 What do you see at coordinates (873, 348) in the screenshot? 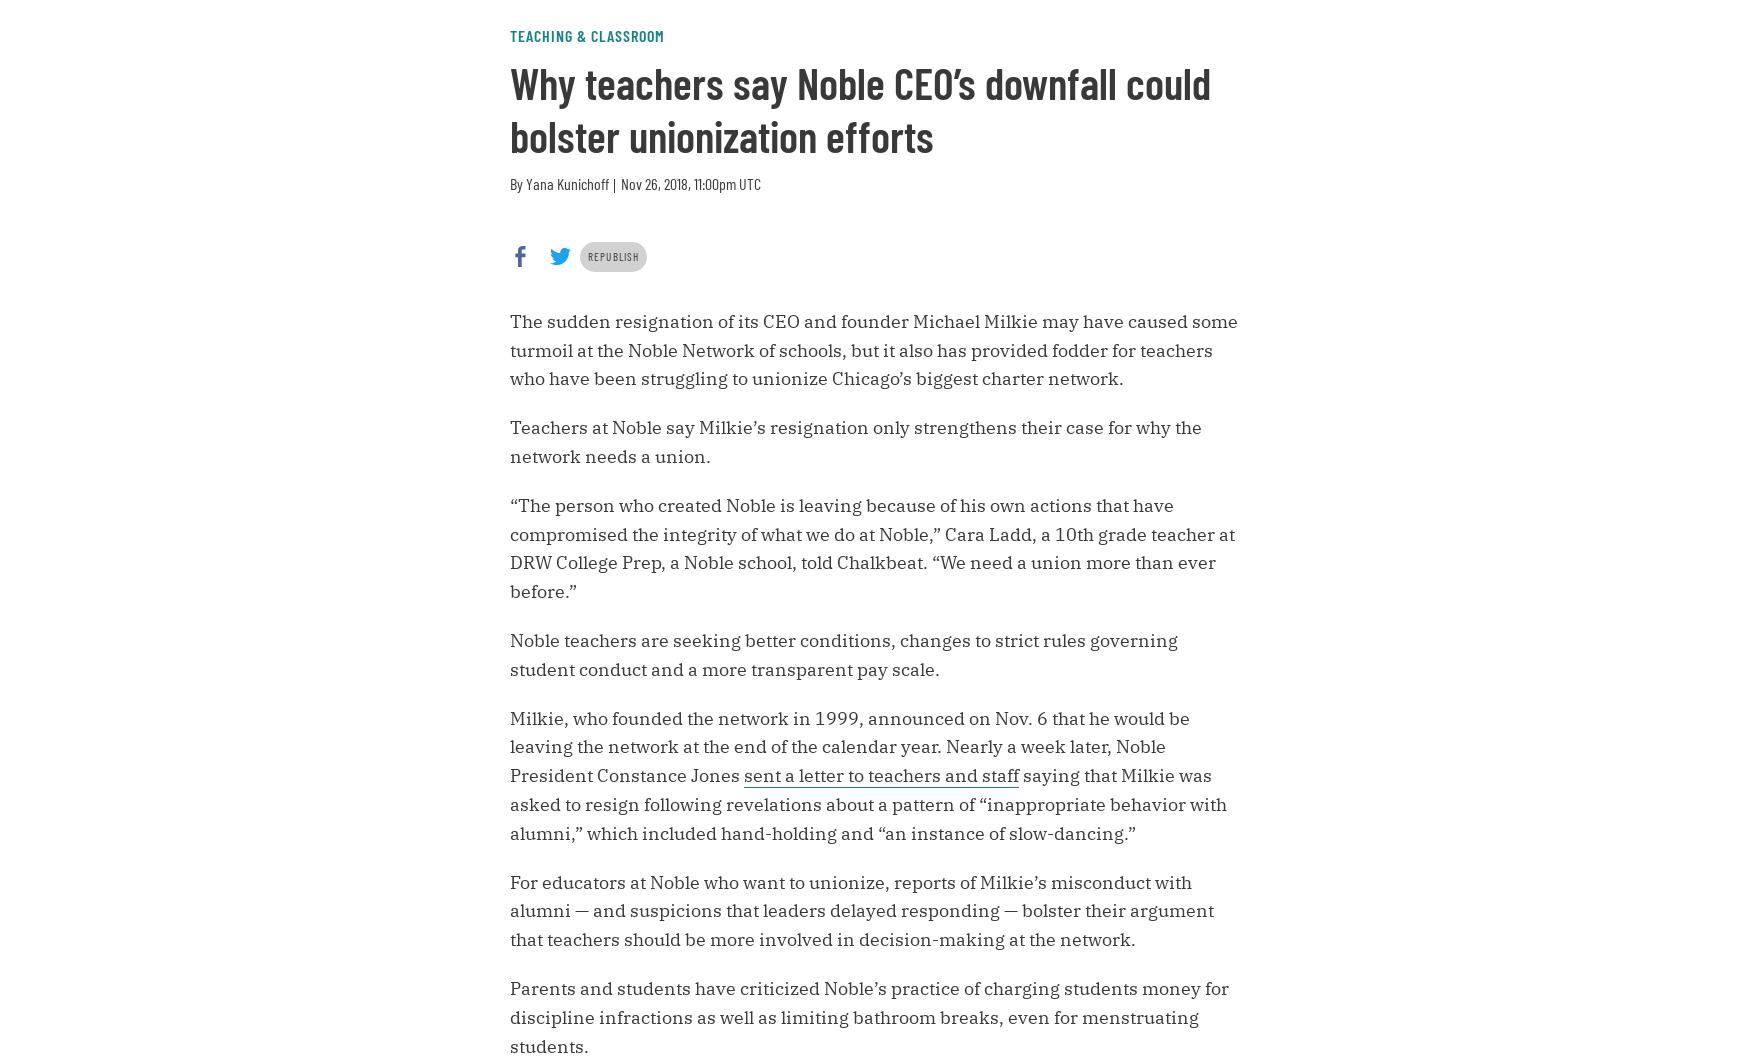
I see `'The sudden resignation of its CEO and founder Michael Milkie may have caused some turmoil at the Noble Network of schools, but it also has provided fodder for teachers who have been struggling to unionize Chicago’s biggest charter network.'` at bounding box center [873, 348].